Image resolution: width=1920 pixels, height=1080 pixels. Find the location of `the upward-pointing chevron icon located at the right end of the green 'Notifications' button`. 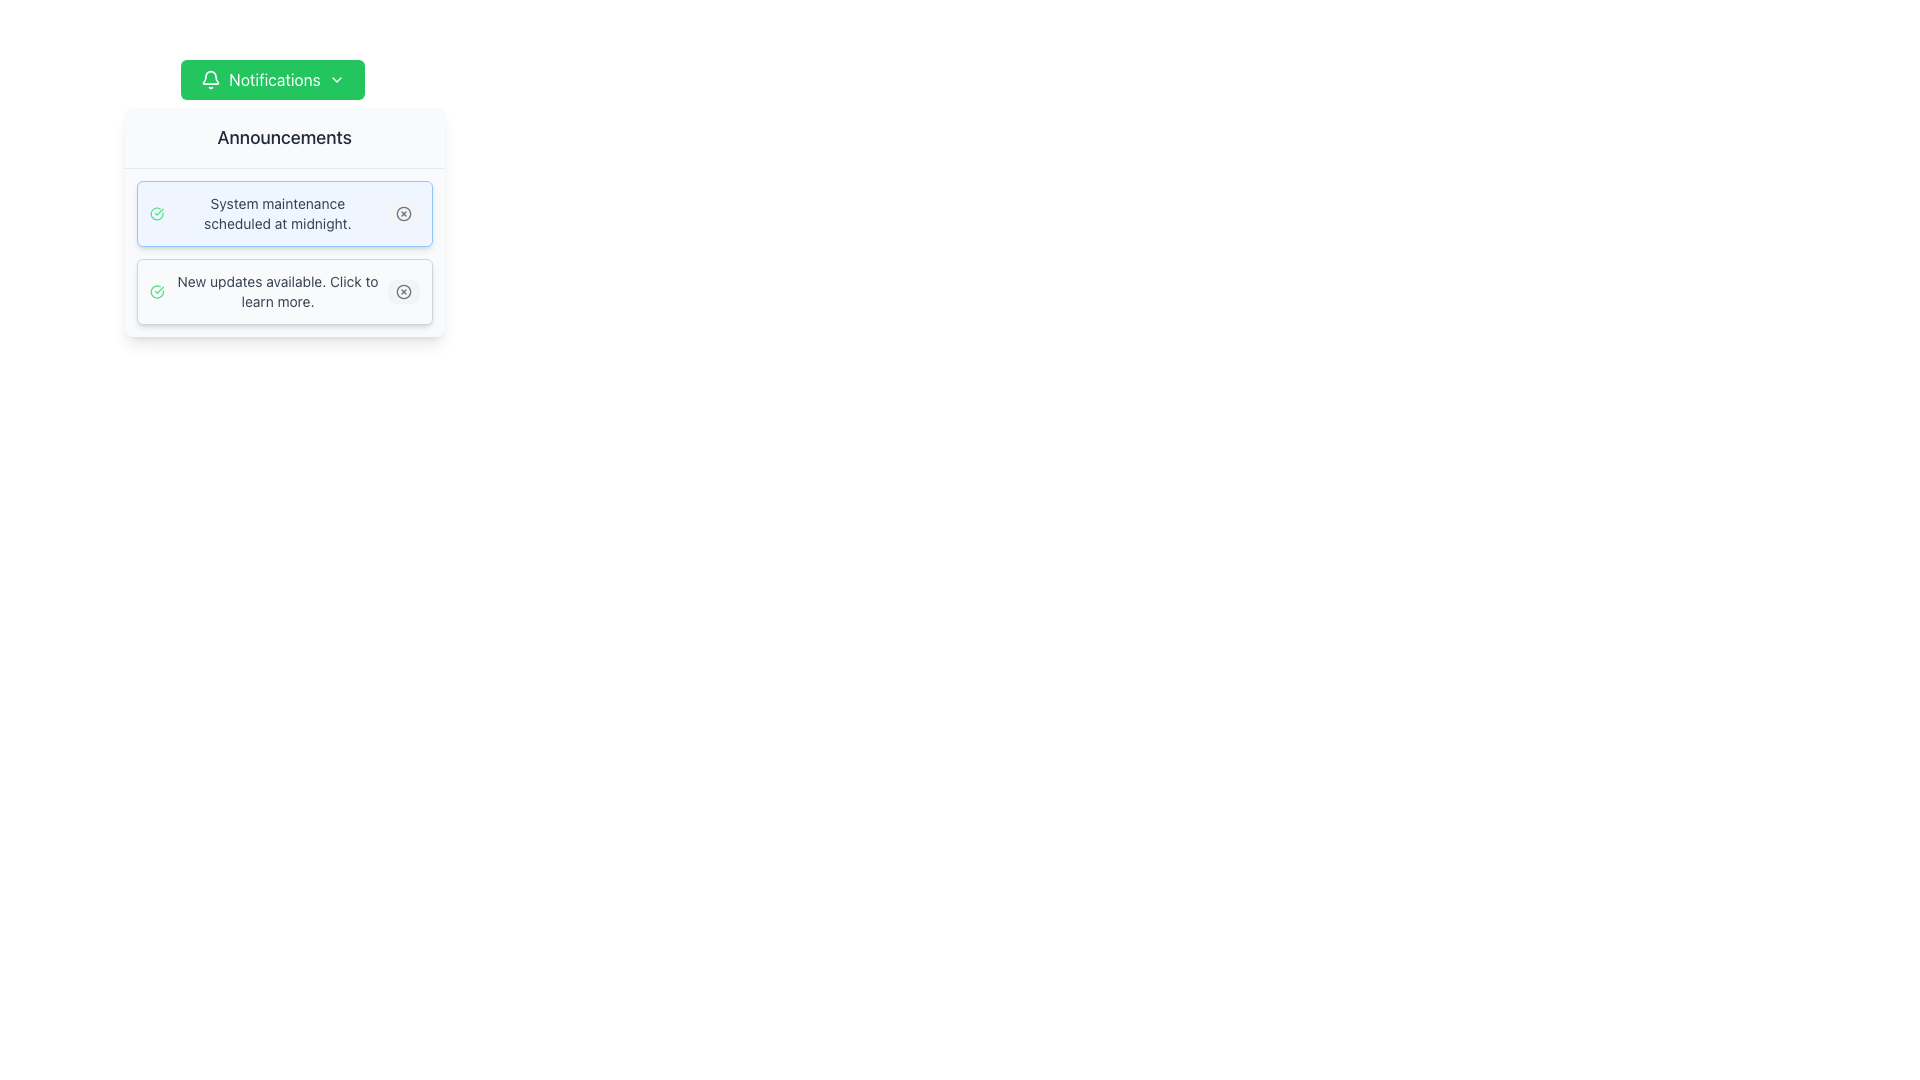

the upward-pointing chevron icon located at the right end of the green 'Notifications' button is located at coordinates (336, 79).